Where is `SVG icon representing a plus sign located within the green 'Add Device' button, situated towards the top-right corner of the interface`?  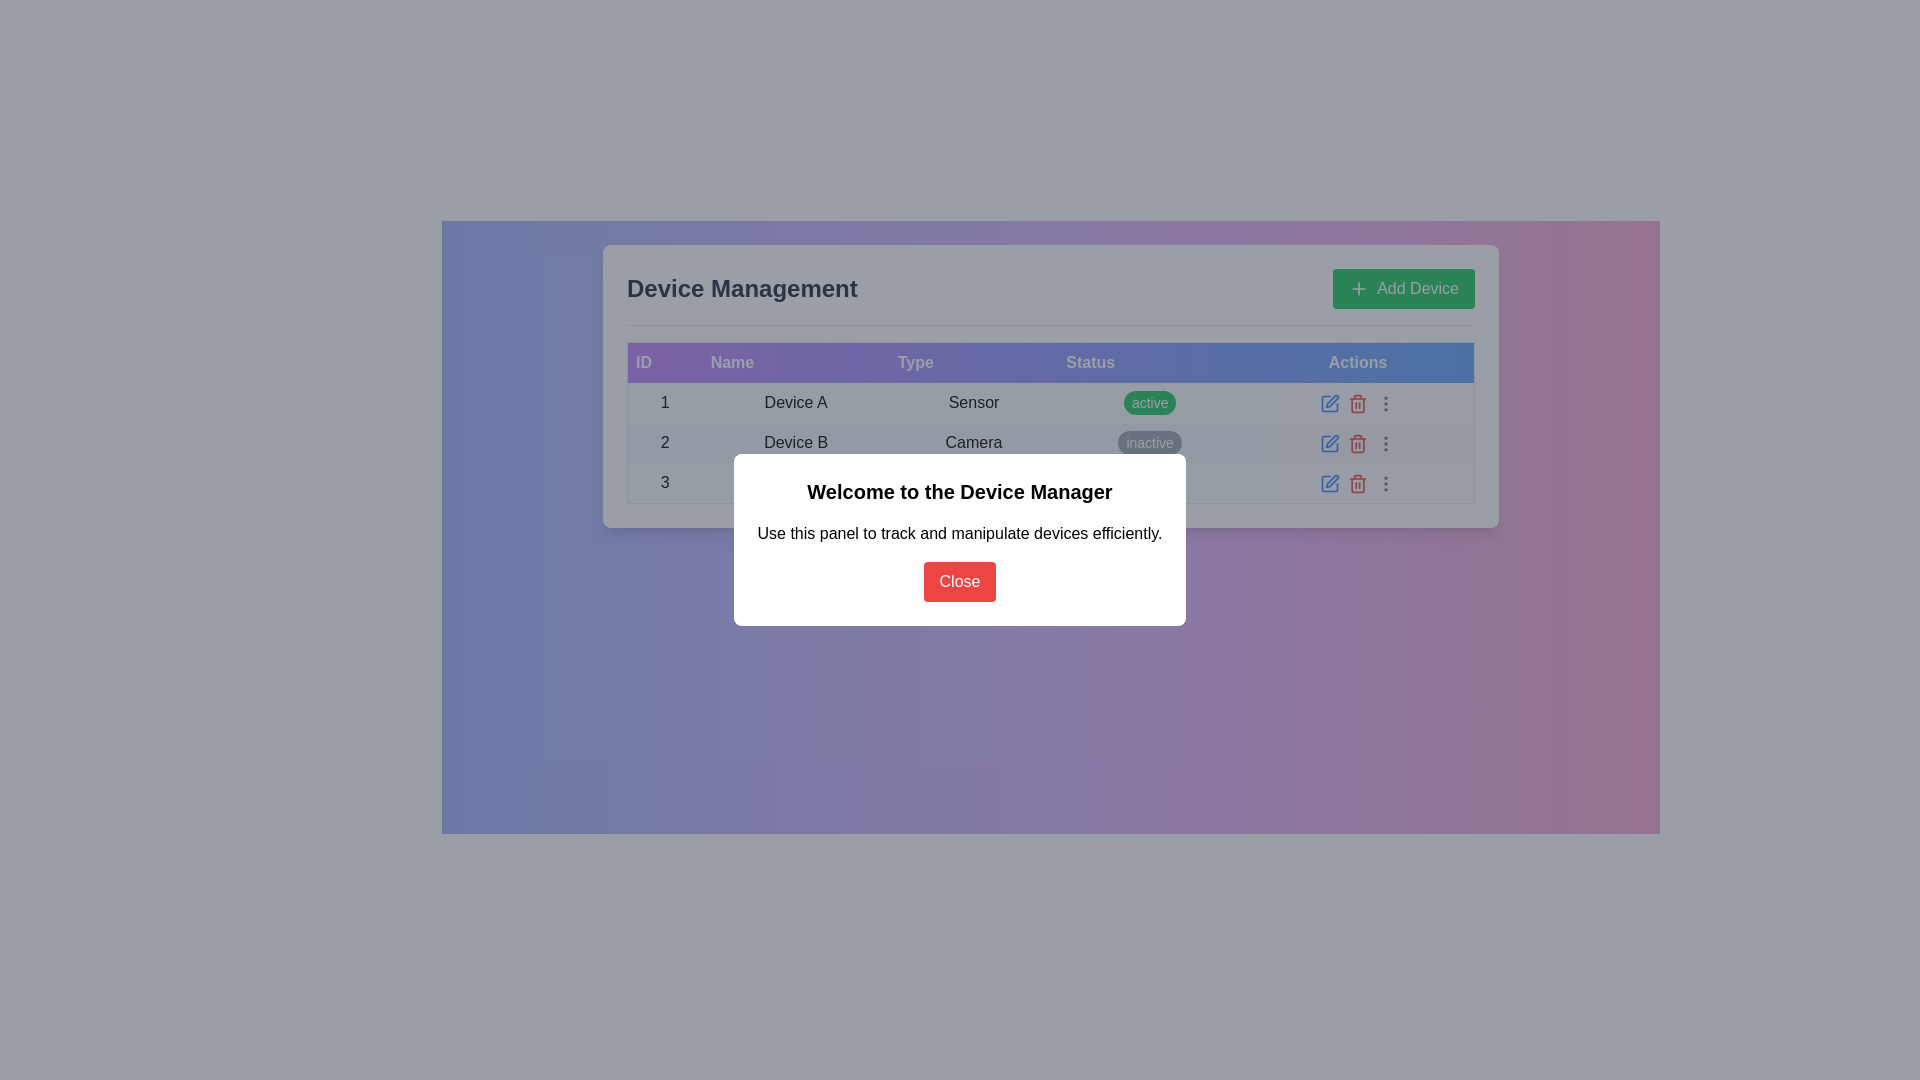 SVG icon representing a plus sign located within the green 'Add Device' button, situated towards the top-right corner of the interface is located at coordinates (1359, 289).